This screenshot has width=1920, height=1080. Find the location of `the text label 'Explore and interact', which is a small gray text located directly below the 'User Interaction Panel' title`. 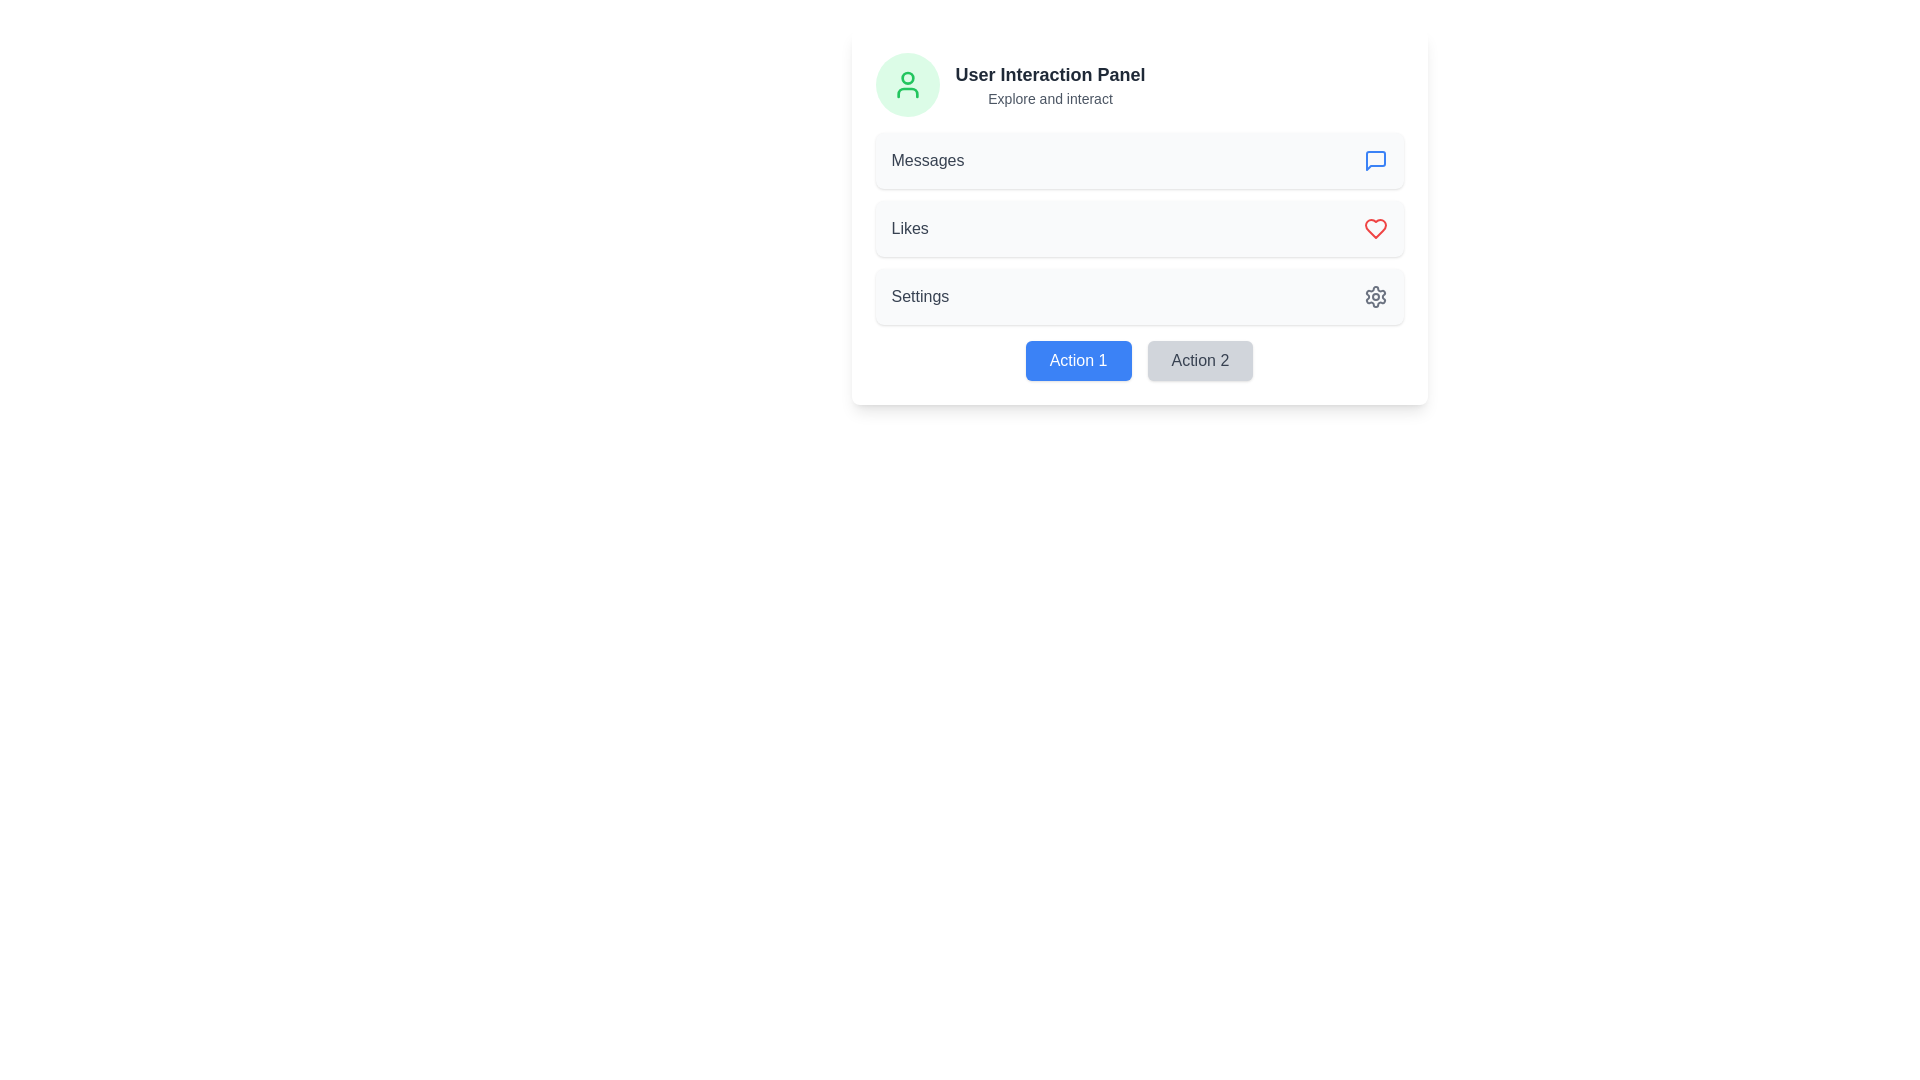

the text label 'Explore and interact', which is a small gray text located directly below the 'User Interaction Panel' title is located at coordinates (1049, 99).